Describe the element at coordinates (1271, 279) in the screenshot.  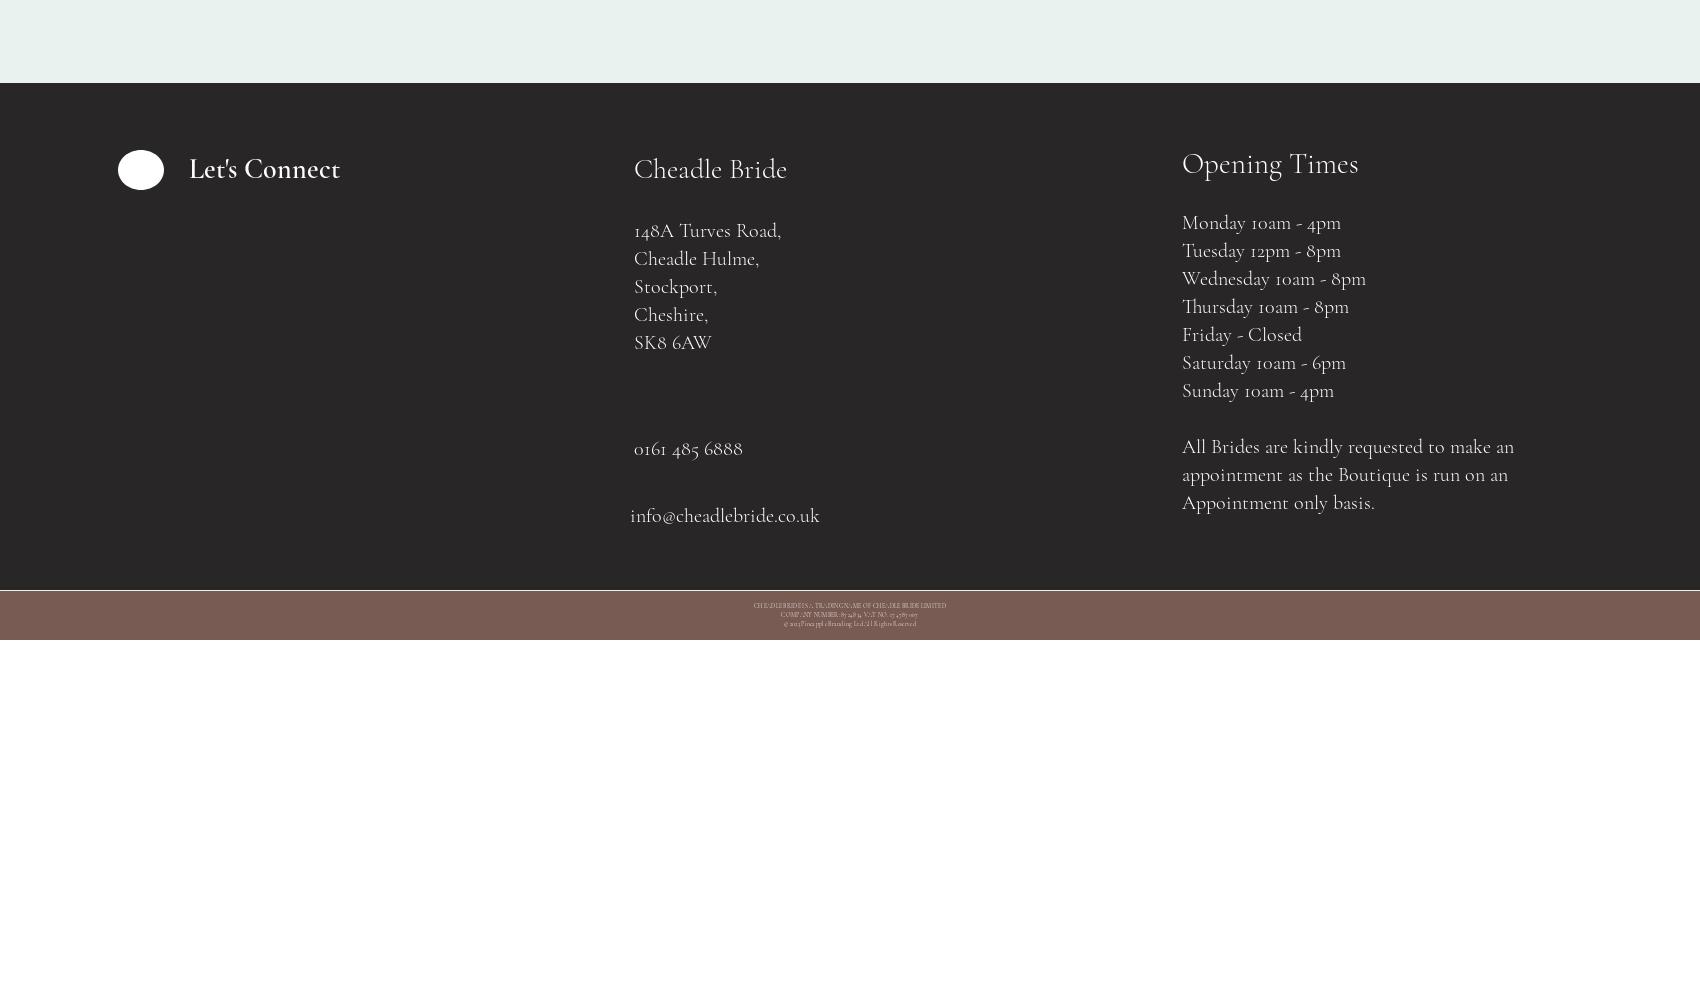
I see `'Wednesday 10am - 8pm'` at that location.